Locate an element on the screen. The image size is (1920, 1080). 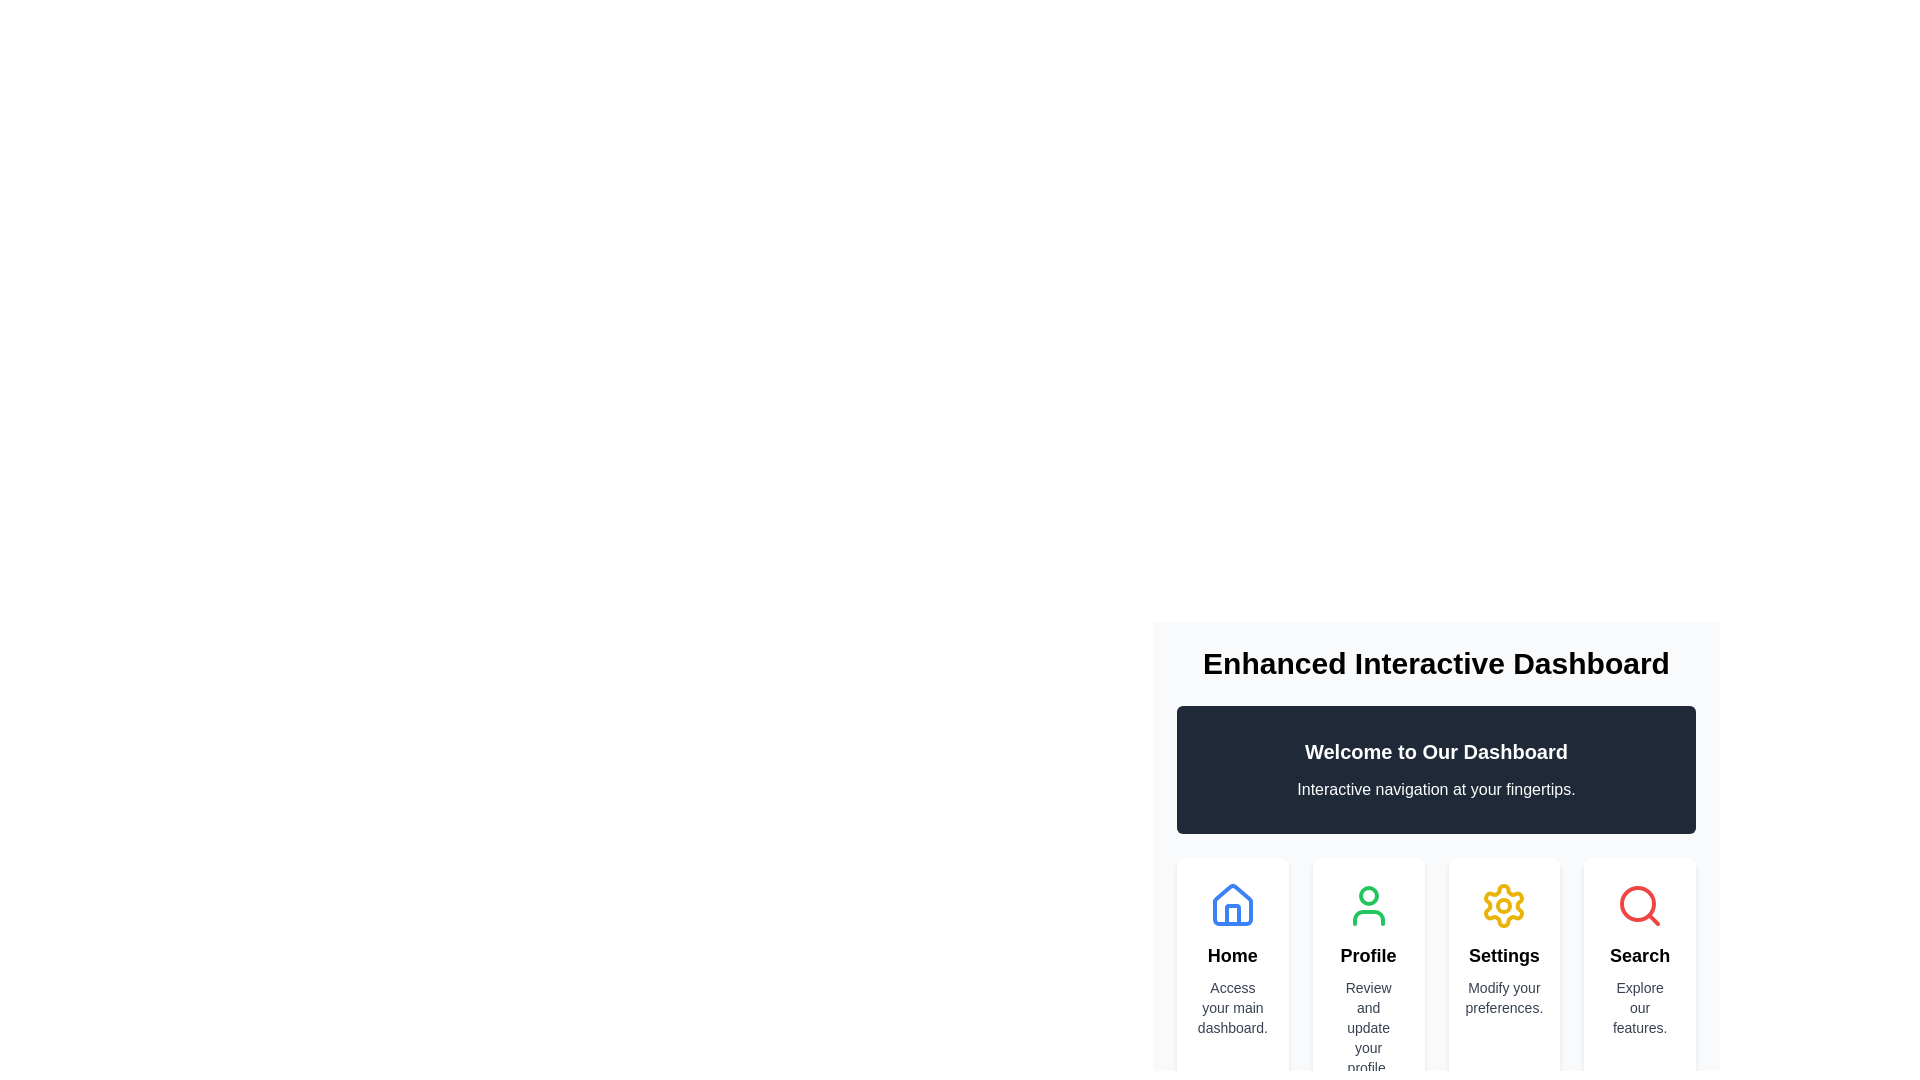
the user profile icon located in the profile section, positioned below the circular user head representation and above the 'Profile' text label is located at coordinates (1367, 918).